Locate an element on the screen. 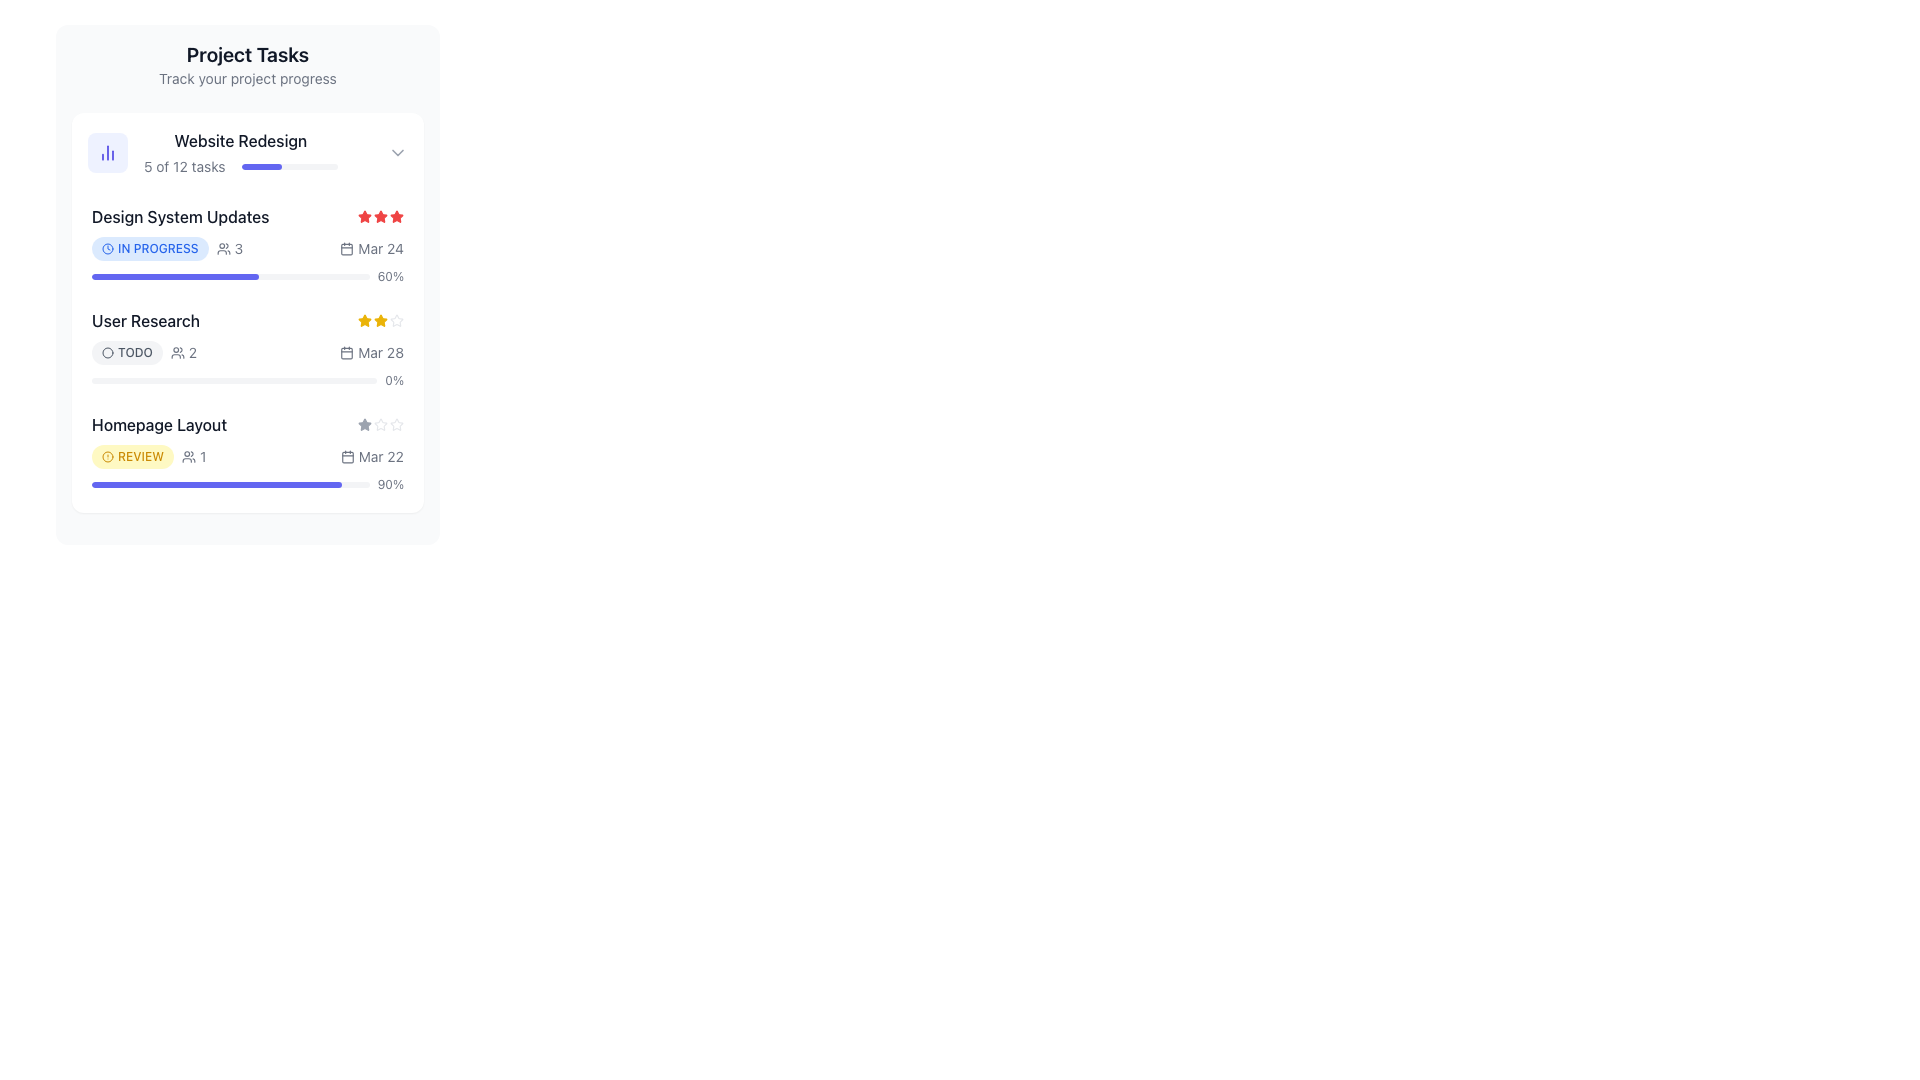 The width and height of the screenshot is (1920, 1080). the star icon in the 'Design System Updates' task row is located at coordinates (380, 216).